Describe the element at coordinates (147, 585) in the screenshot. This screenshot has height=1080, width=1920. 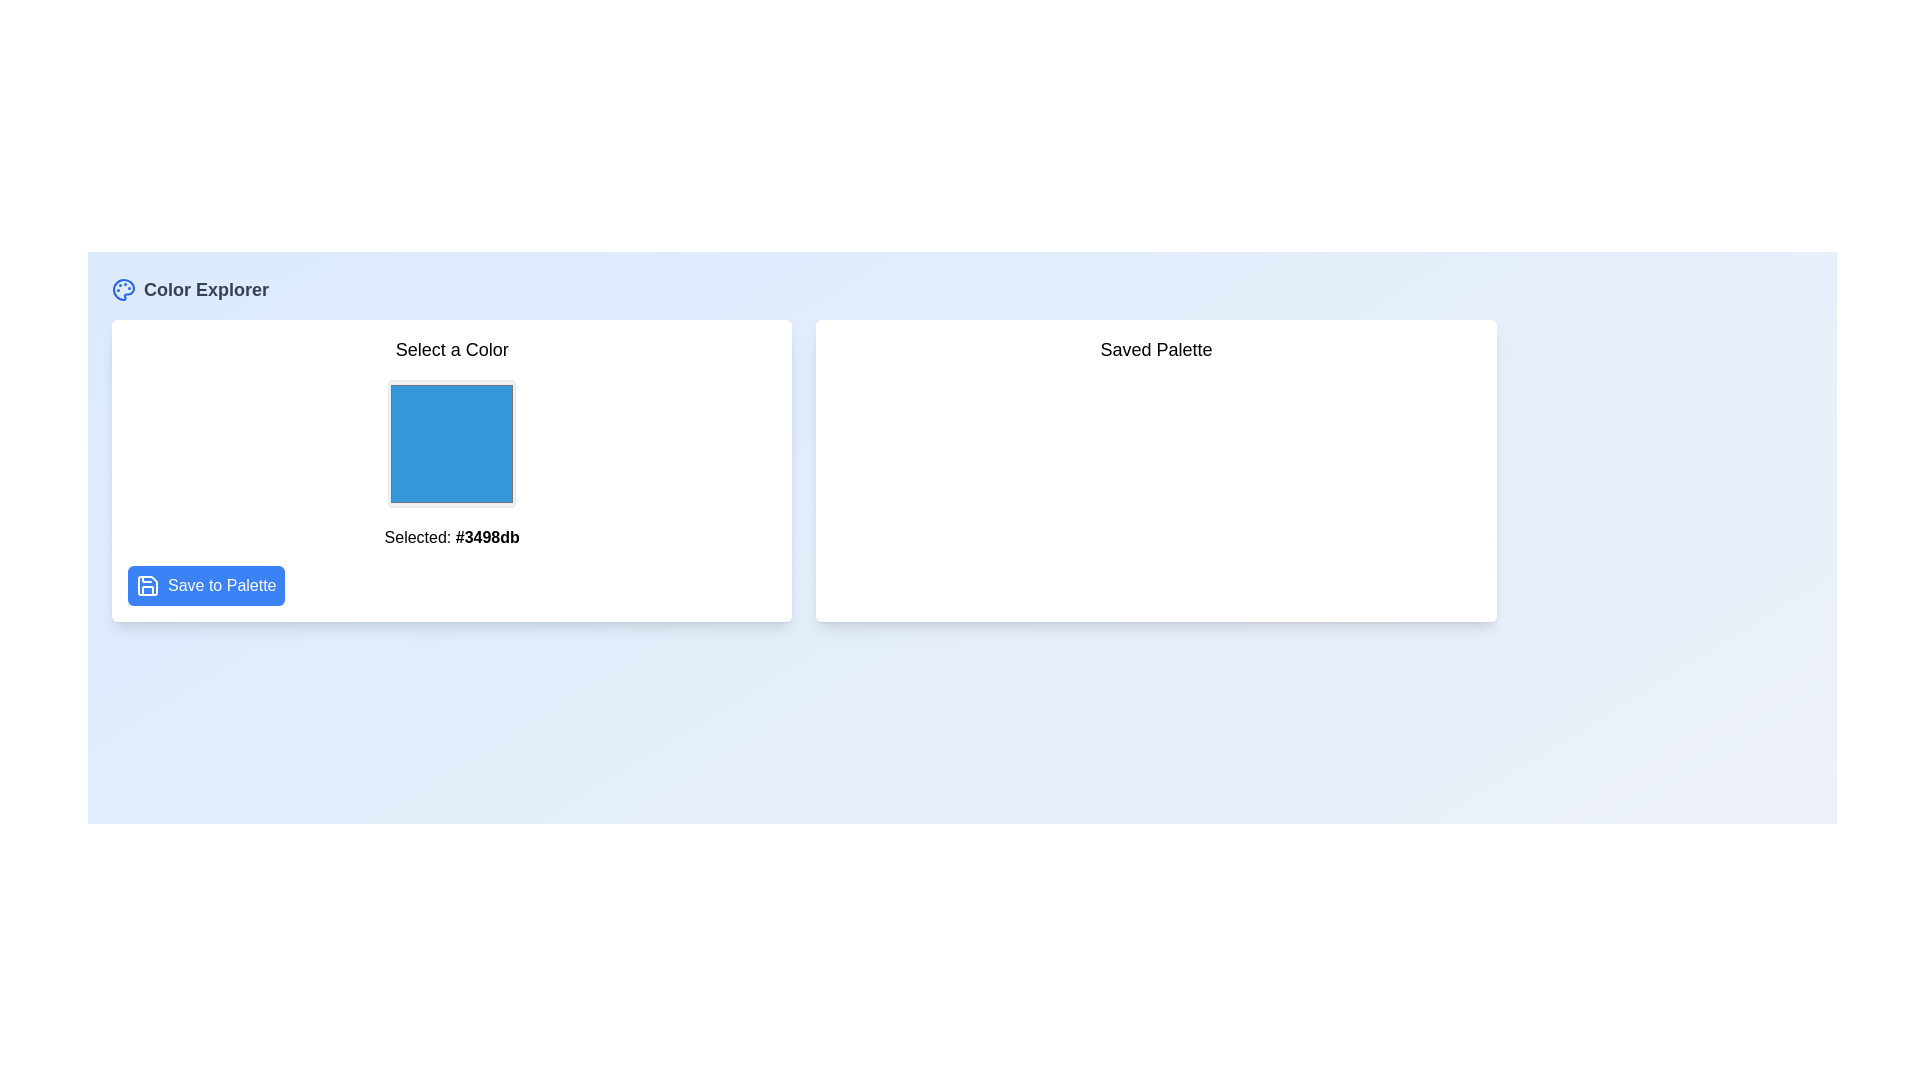
I see `the SVG Icon representing the save functionality located inside the 'Save to Palette' button at the lower-left corner of the 'Select a Color' card` at that location.